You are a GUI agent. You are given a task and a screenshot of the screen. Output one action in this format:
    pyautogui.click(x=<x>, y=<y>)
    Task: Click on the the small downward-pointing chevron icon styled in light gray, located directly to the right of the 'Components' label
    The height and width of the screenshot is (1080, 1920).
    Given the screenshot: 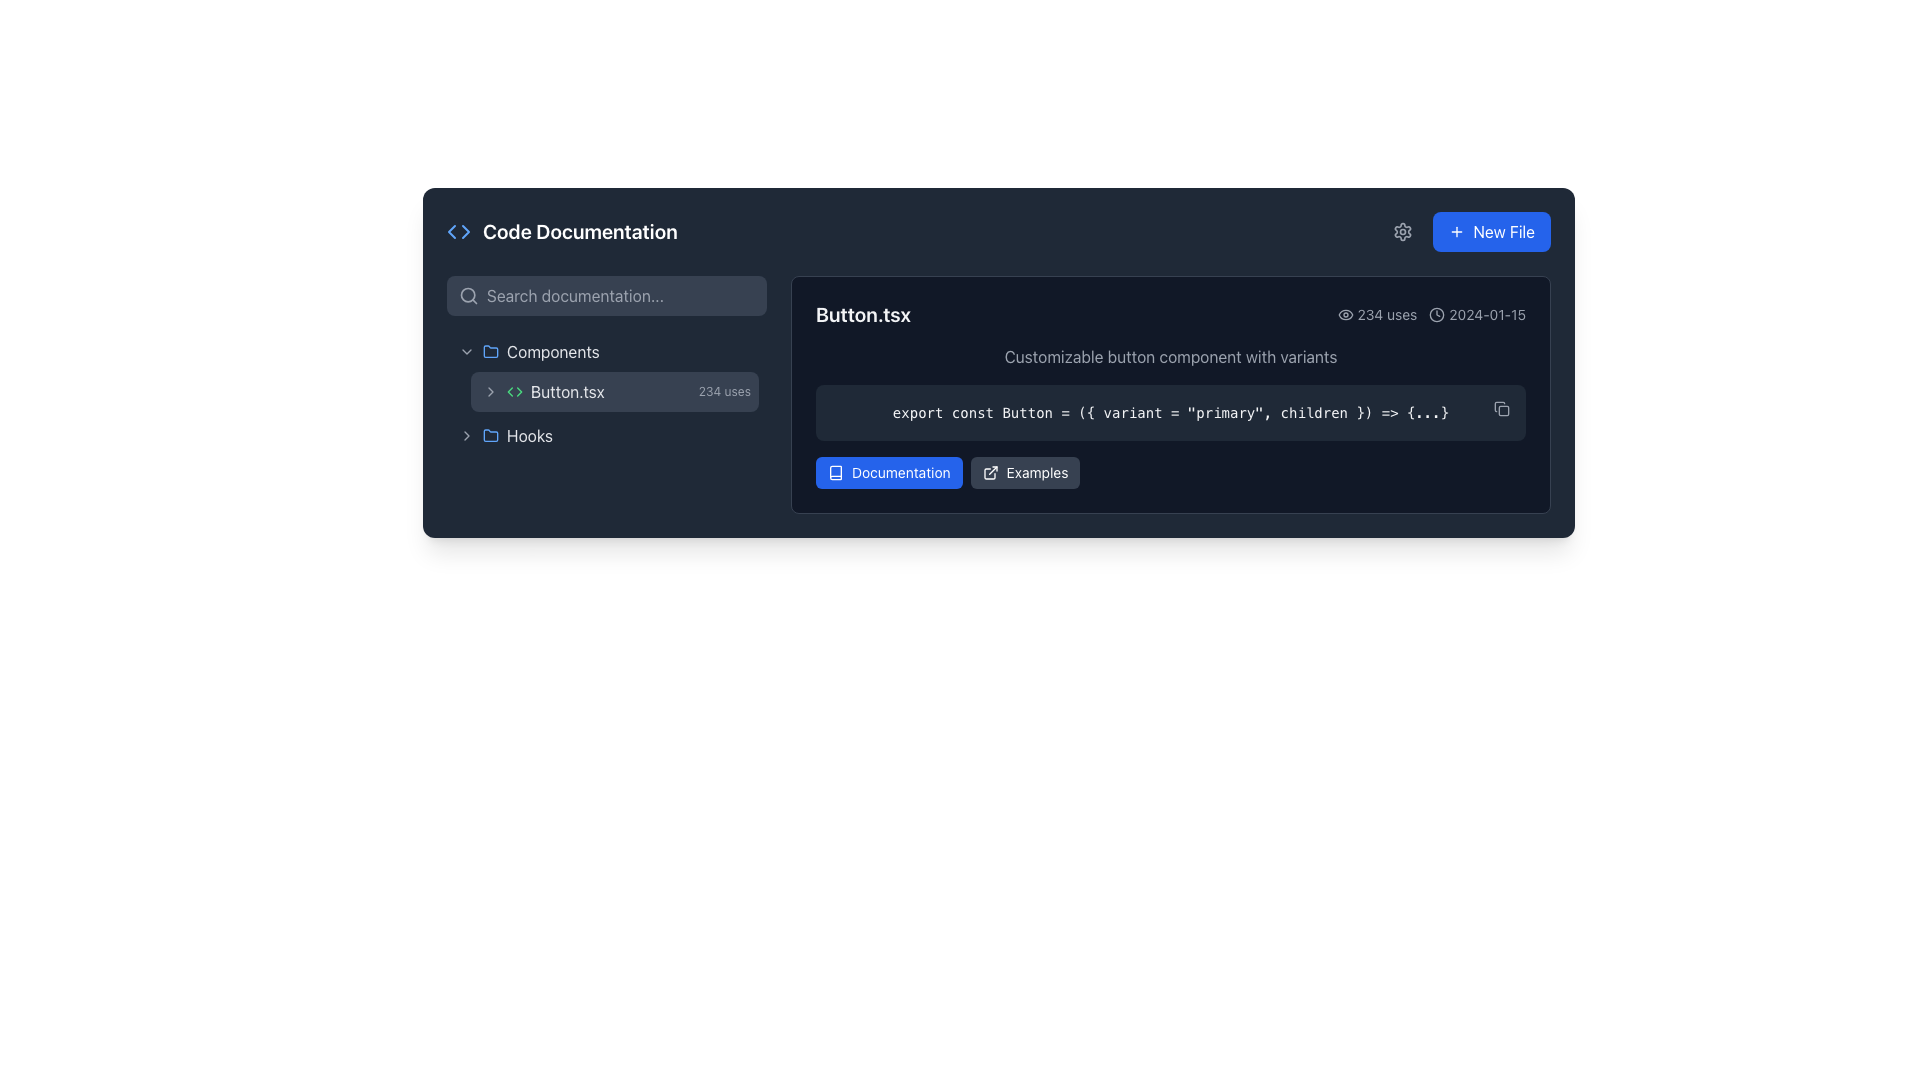 What is the action you would take?
    pyautogui.click(x=465, y=350)
    